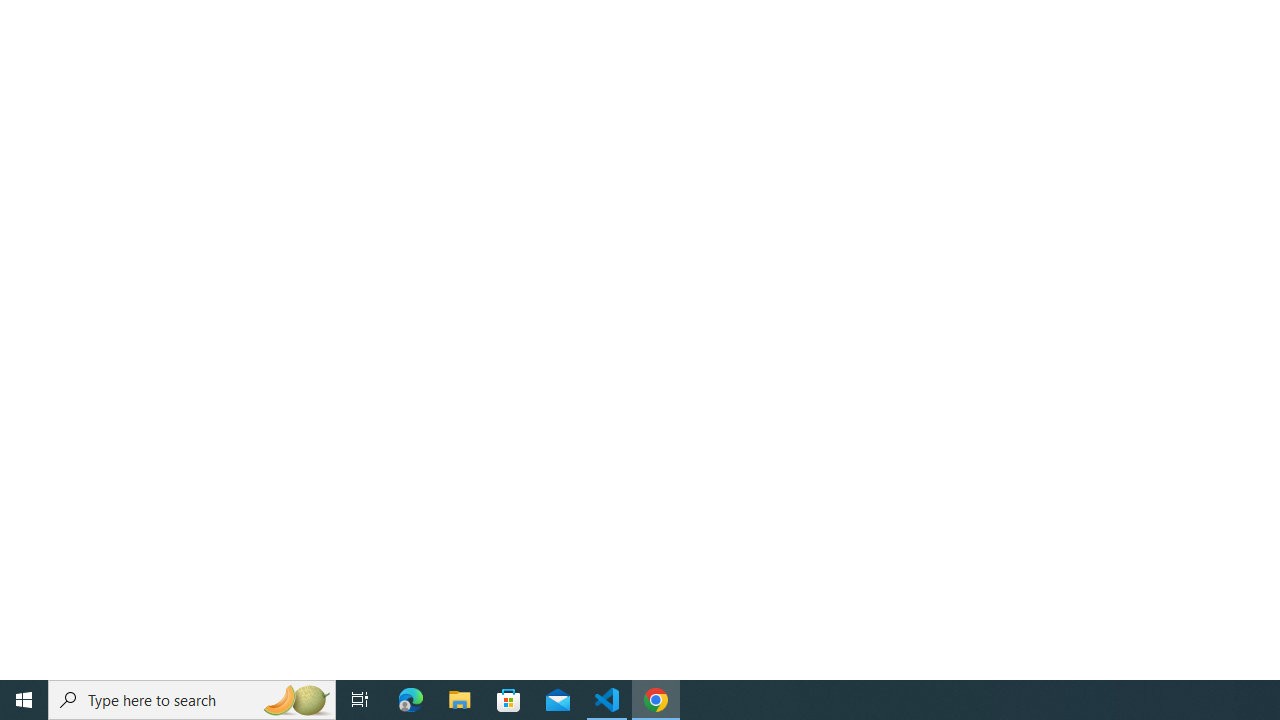 The image size is (1280, 720). What do you see at coordinates (509, 698) in the screenshot?
I see `'Microsoft Store'` at bounding box center [509, 698].